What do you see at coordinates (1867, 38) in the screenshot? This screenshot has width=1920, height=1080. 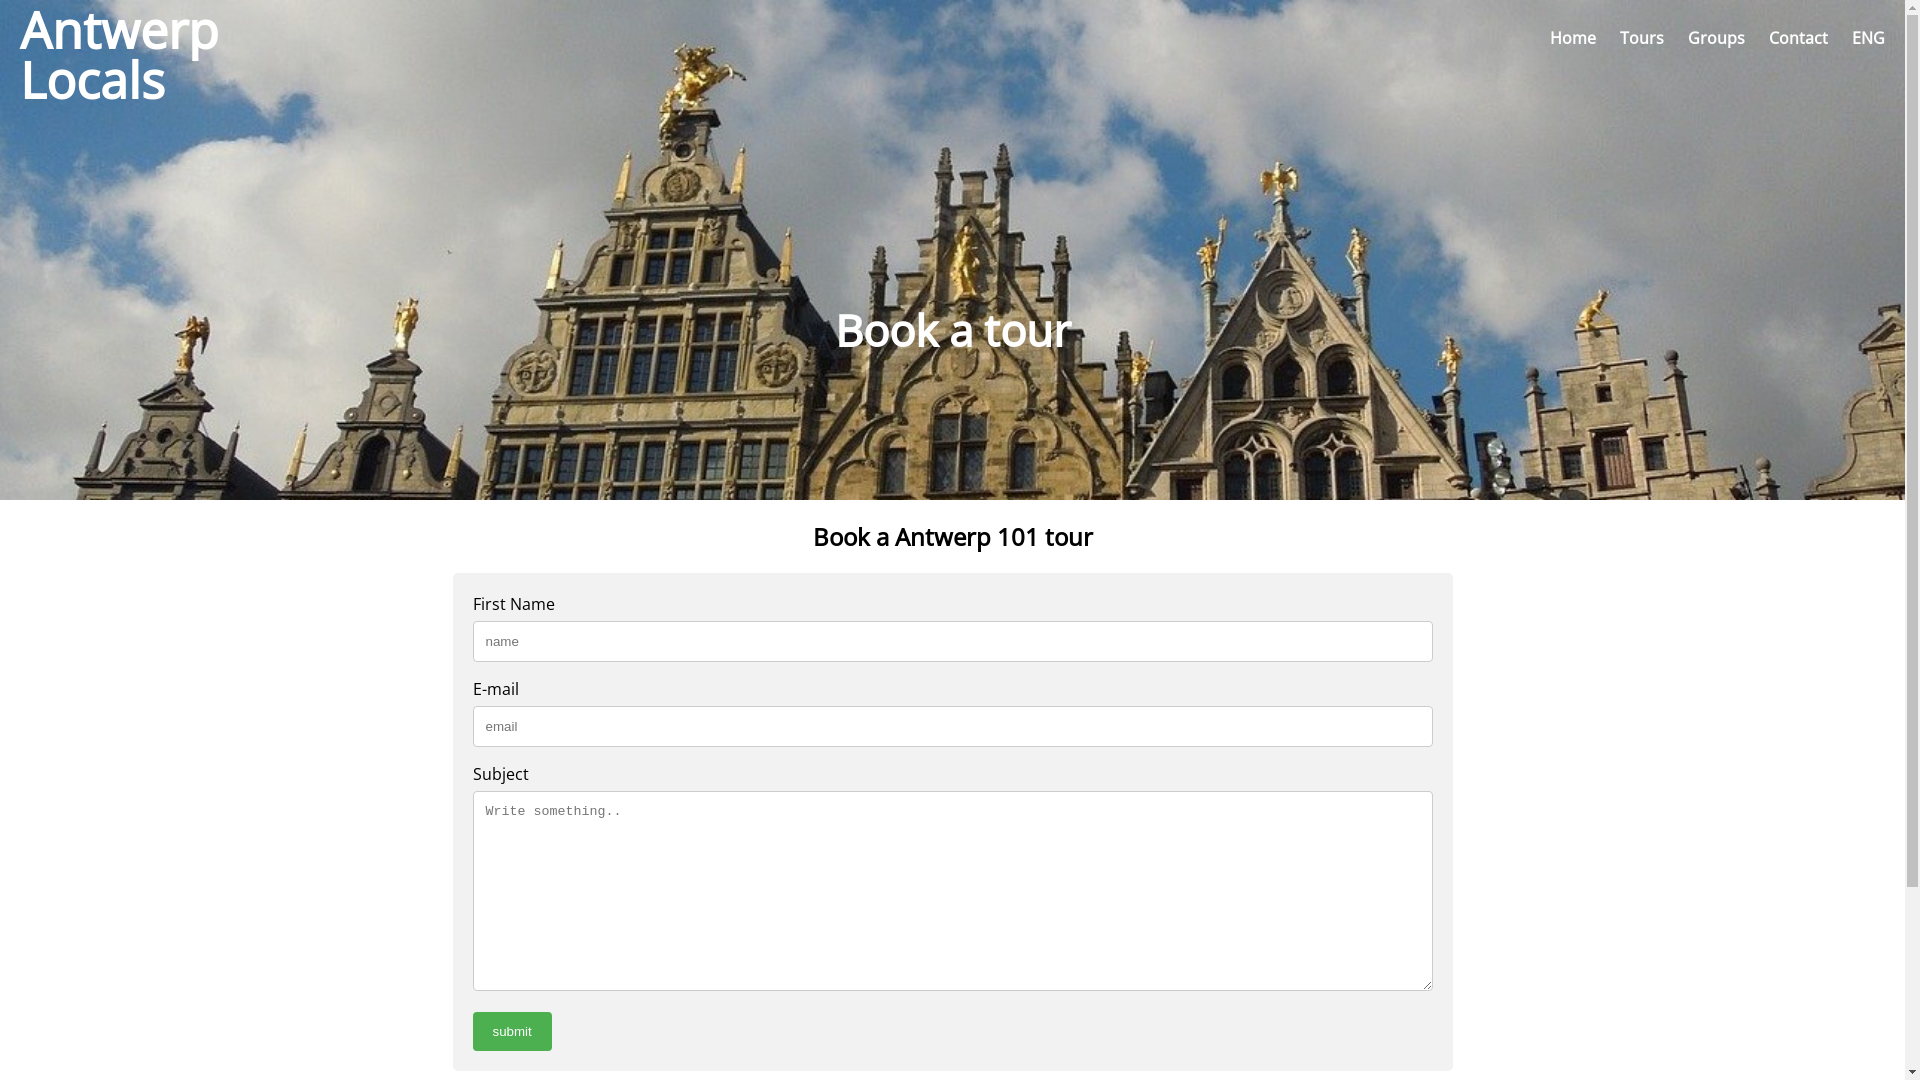 I see `'ENG'` at bounding box center [1867, 38].